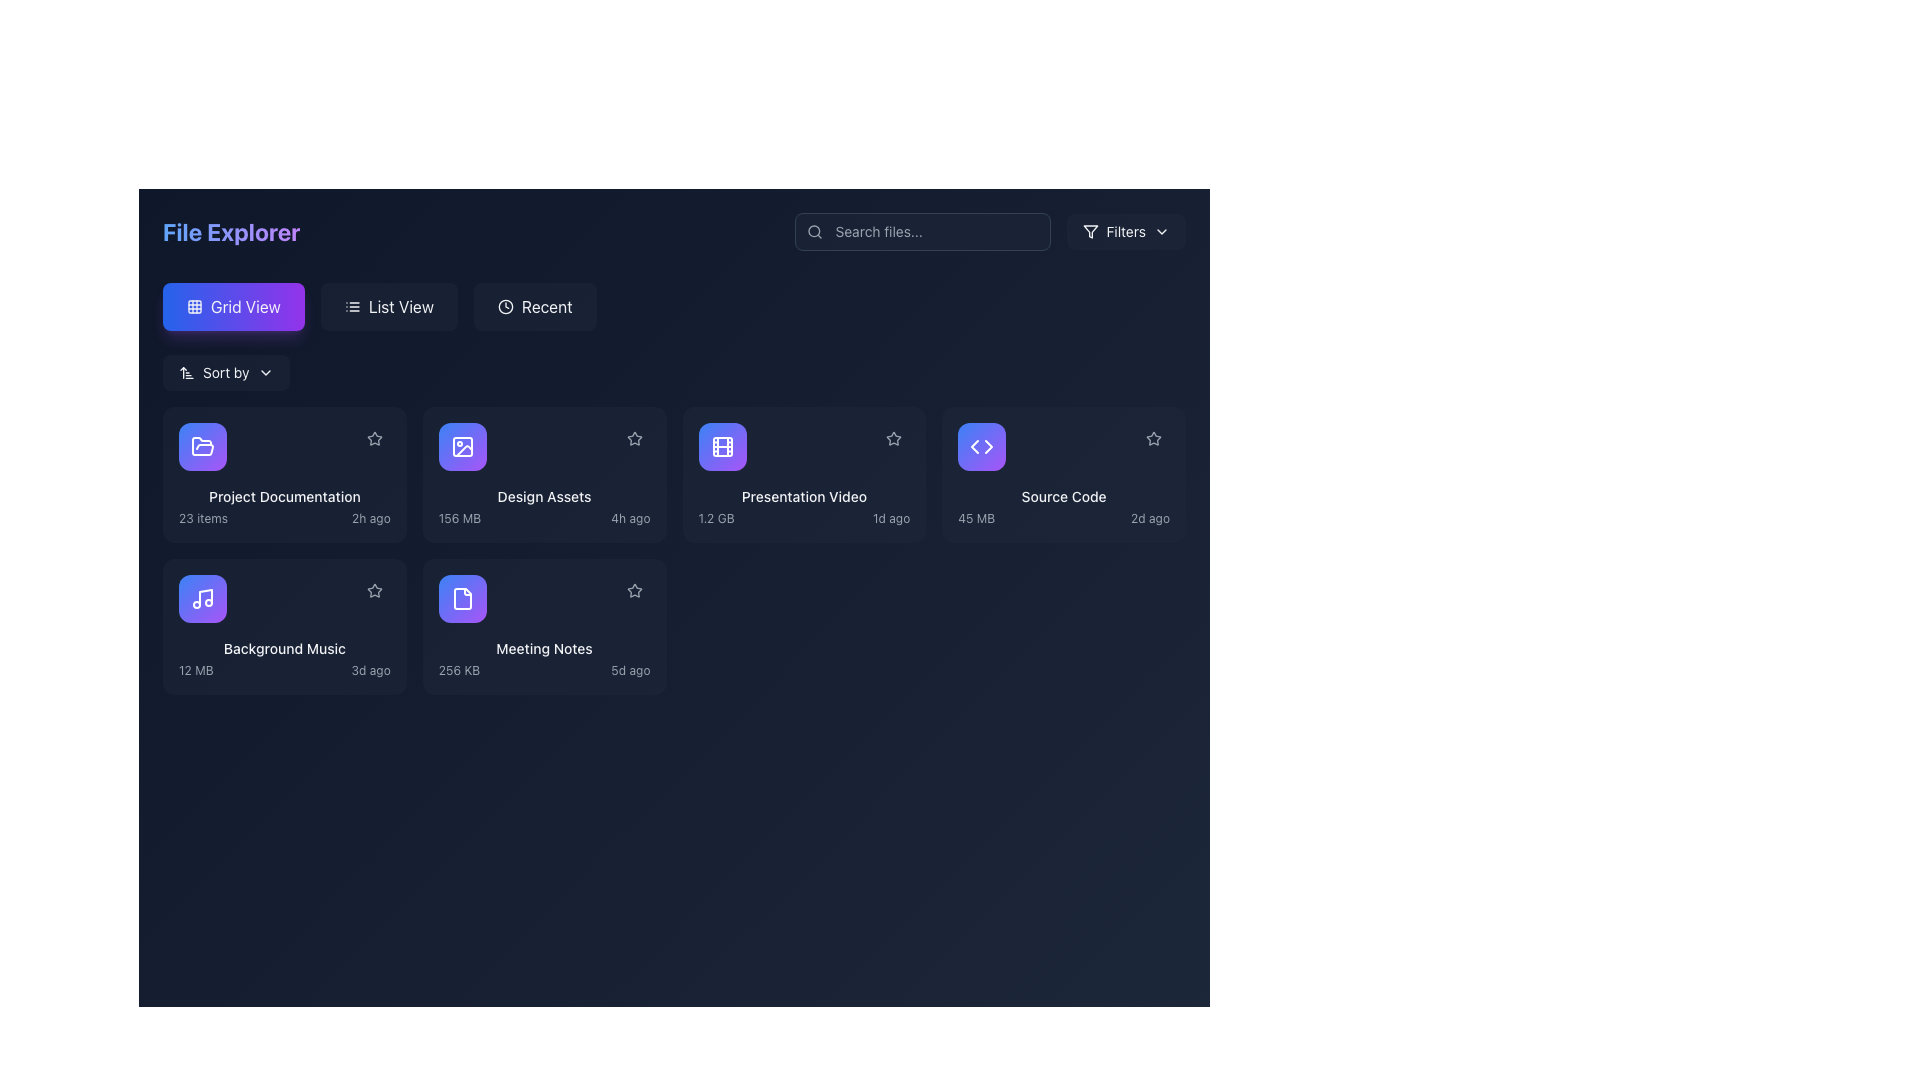  What do you see at coordinates (544, 474) in the screenshot?
I see `the second file item card in the grid layout of the file explorer` at bounding box center [544, 474].